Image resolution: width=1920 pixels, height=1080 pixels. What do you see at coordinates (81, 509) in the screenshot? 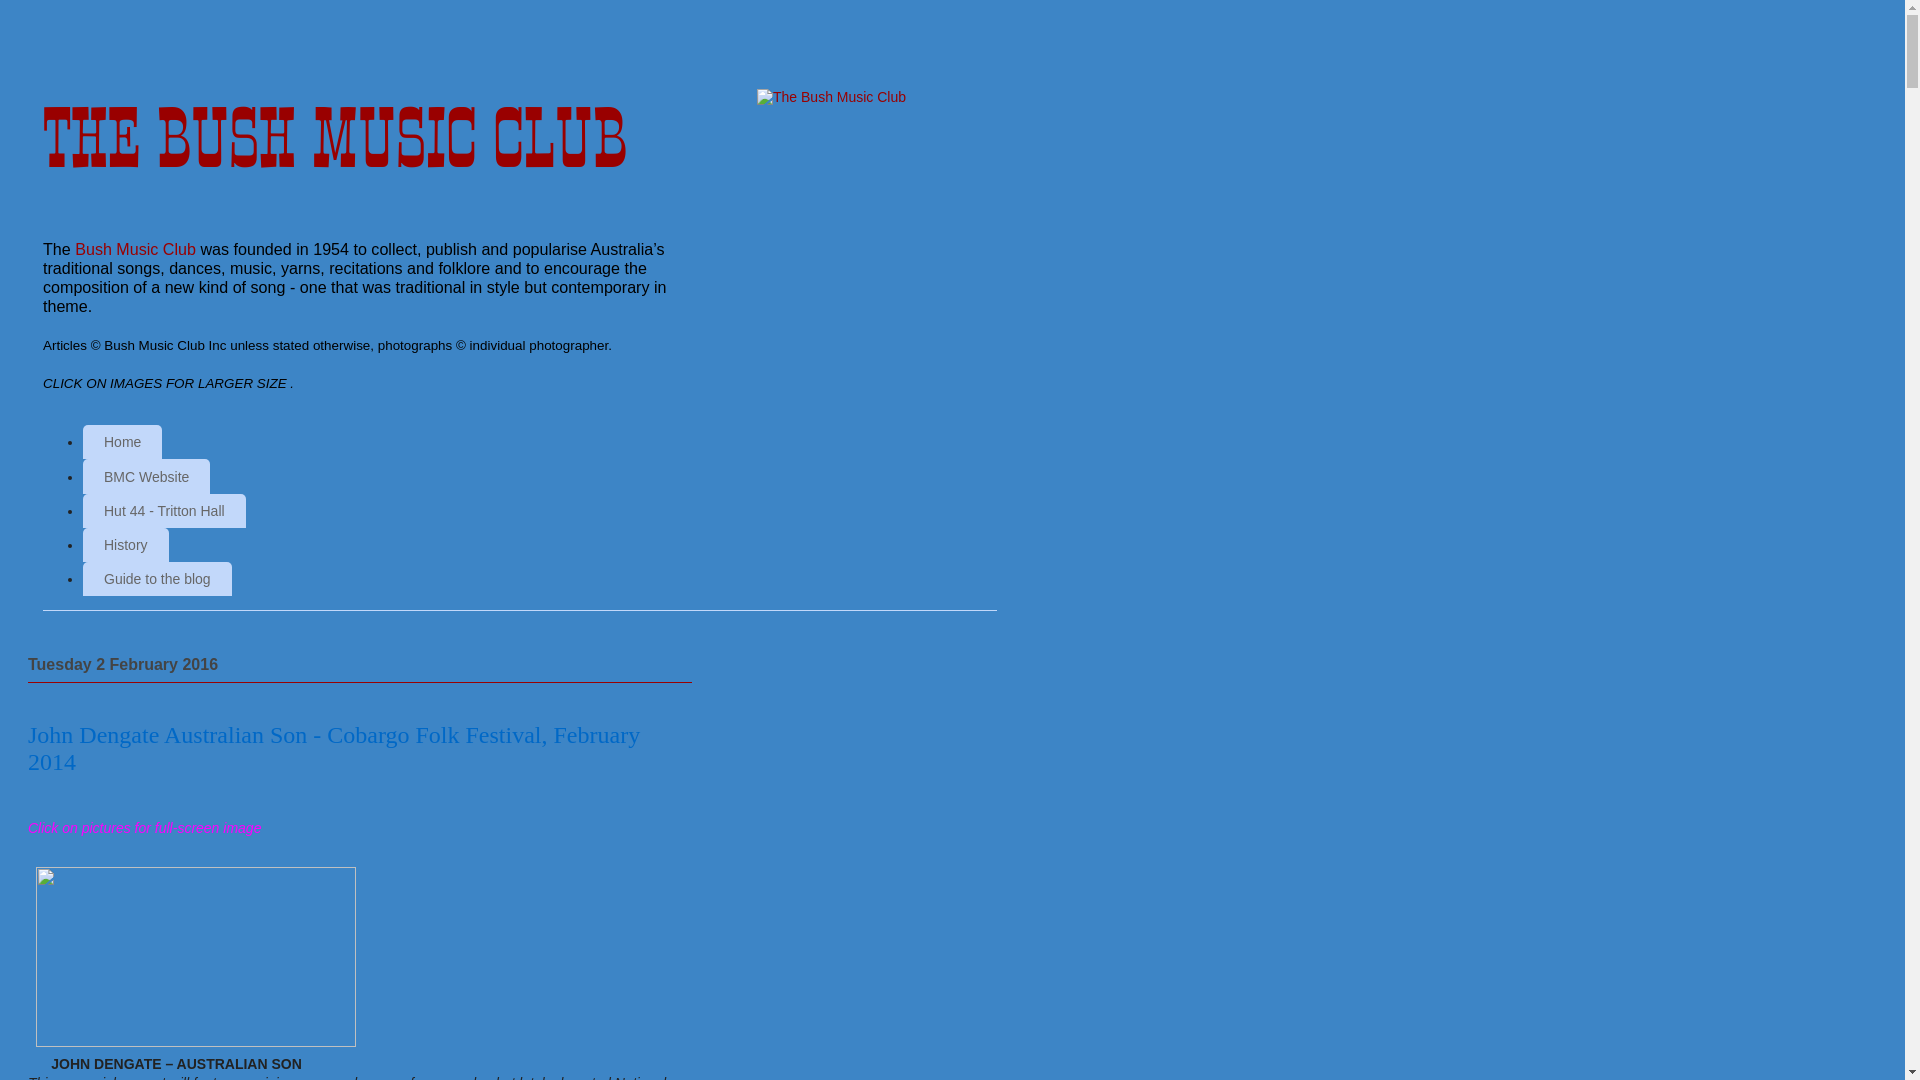
I see `'Hut 44 - Tritton Hall'` at bounding box center [81, 509].